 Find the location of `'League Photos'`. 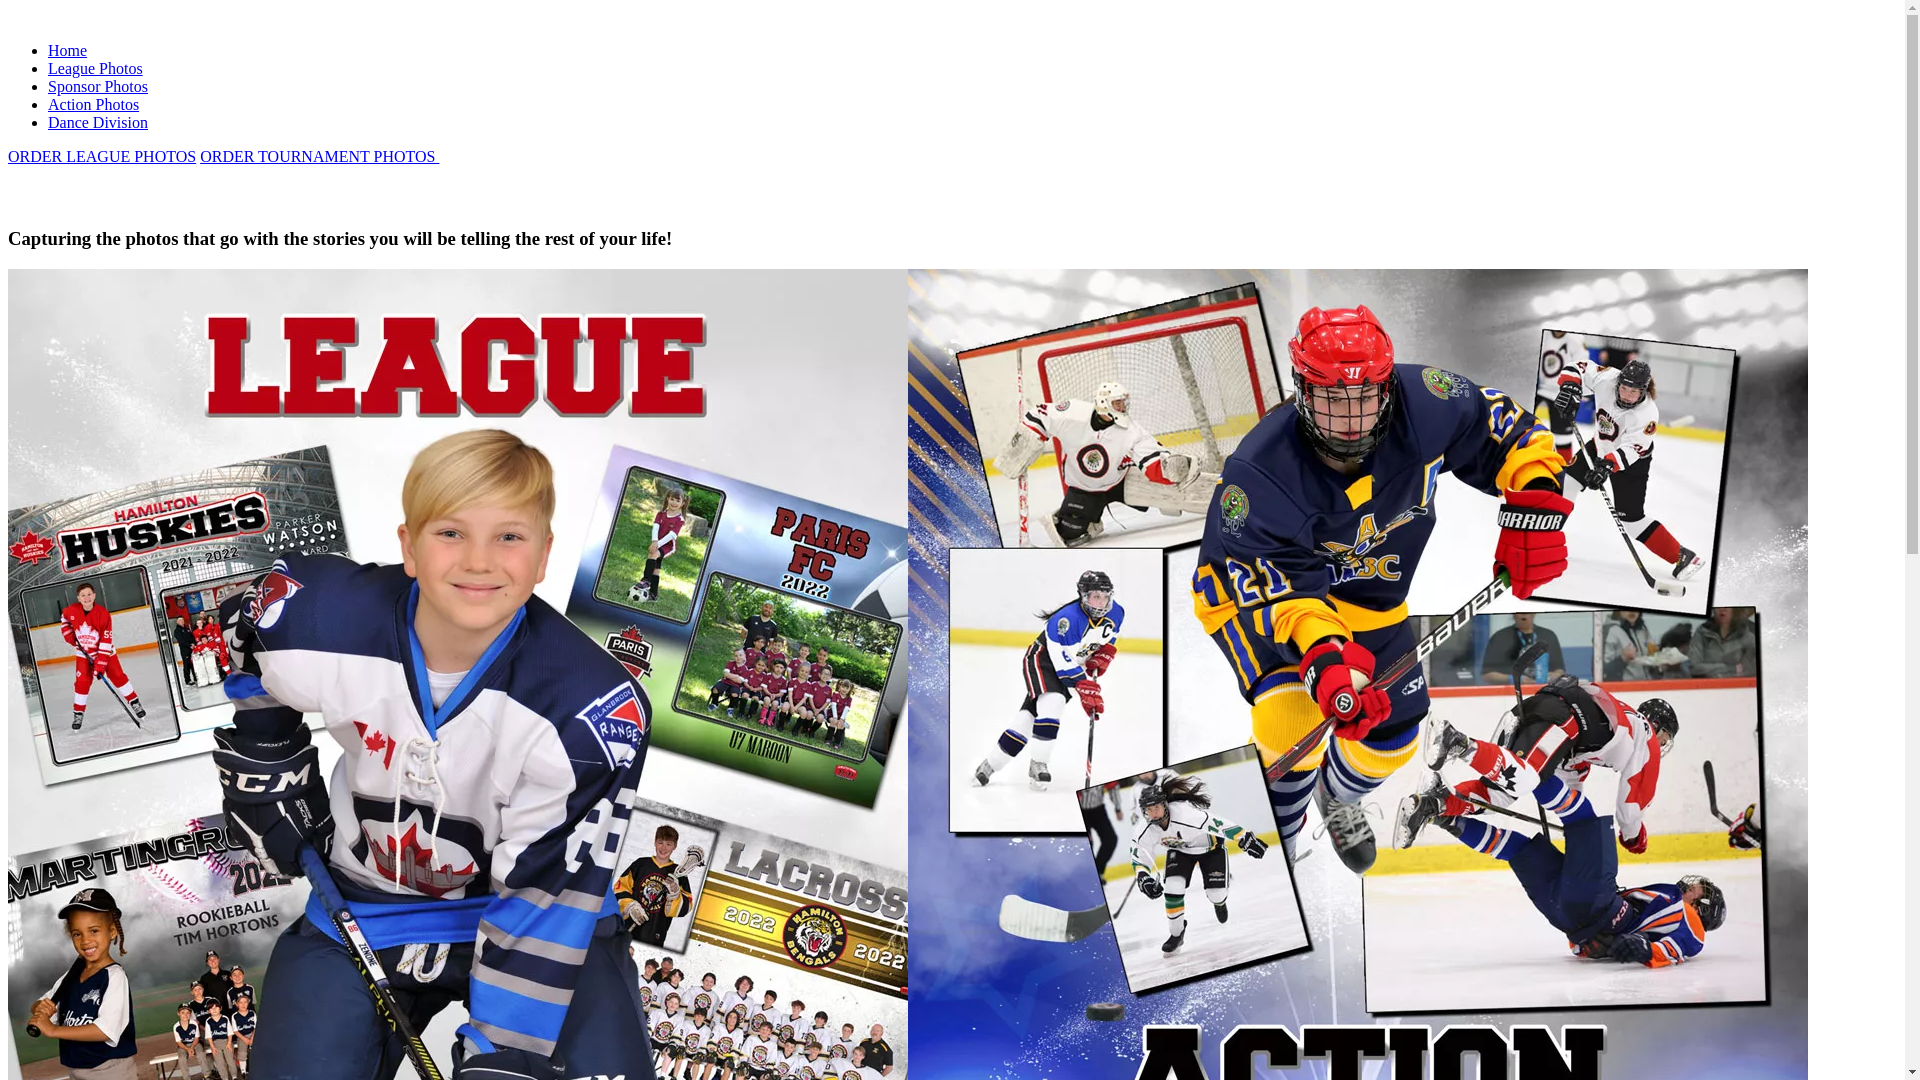

'League Photos' is located at coordinates (94, 67).